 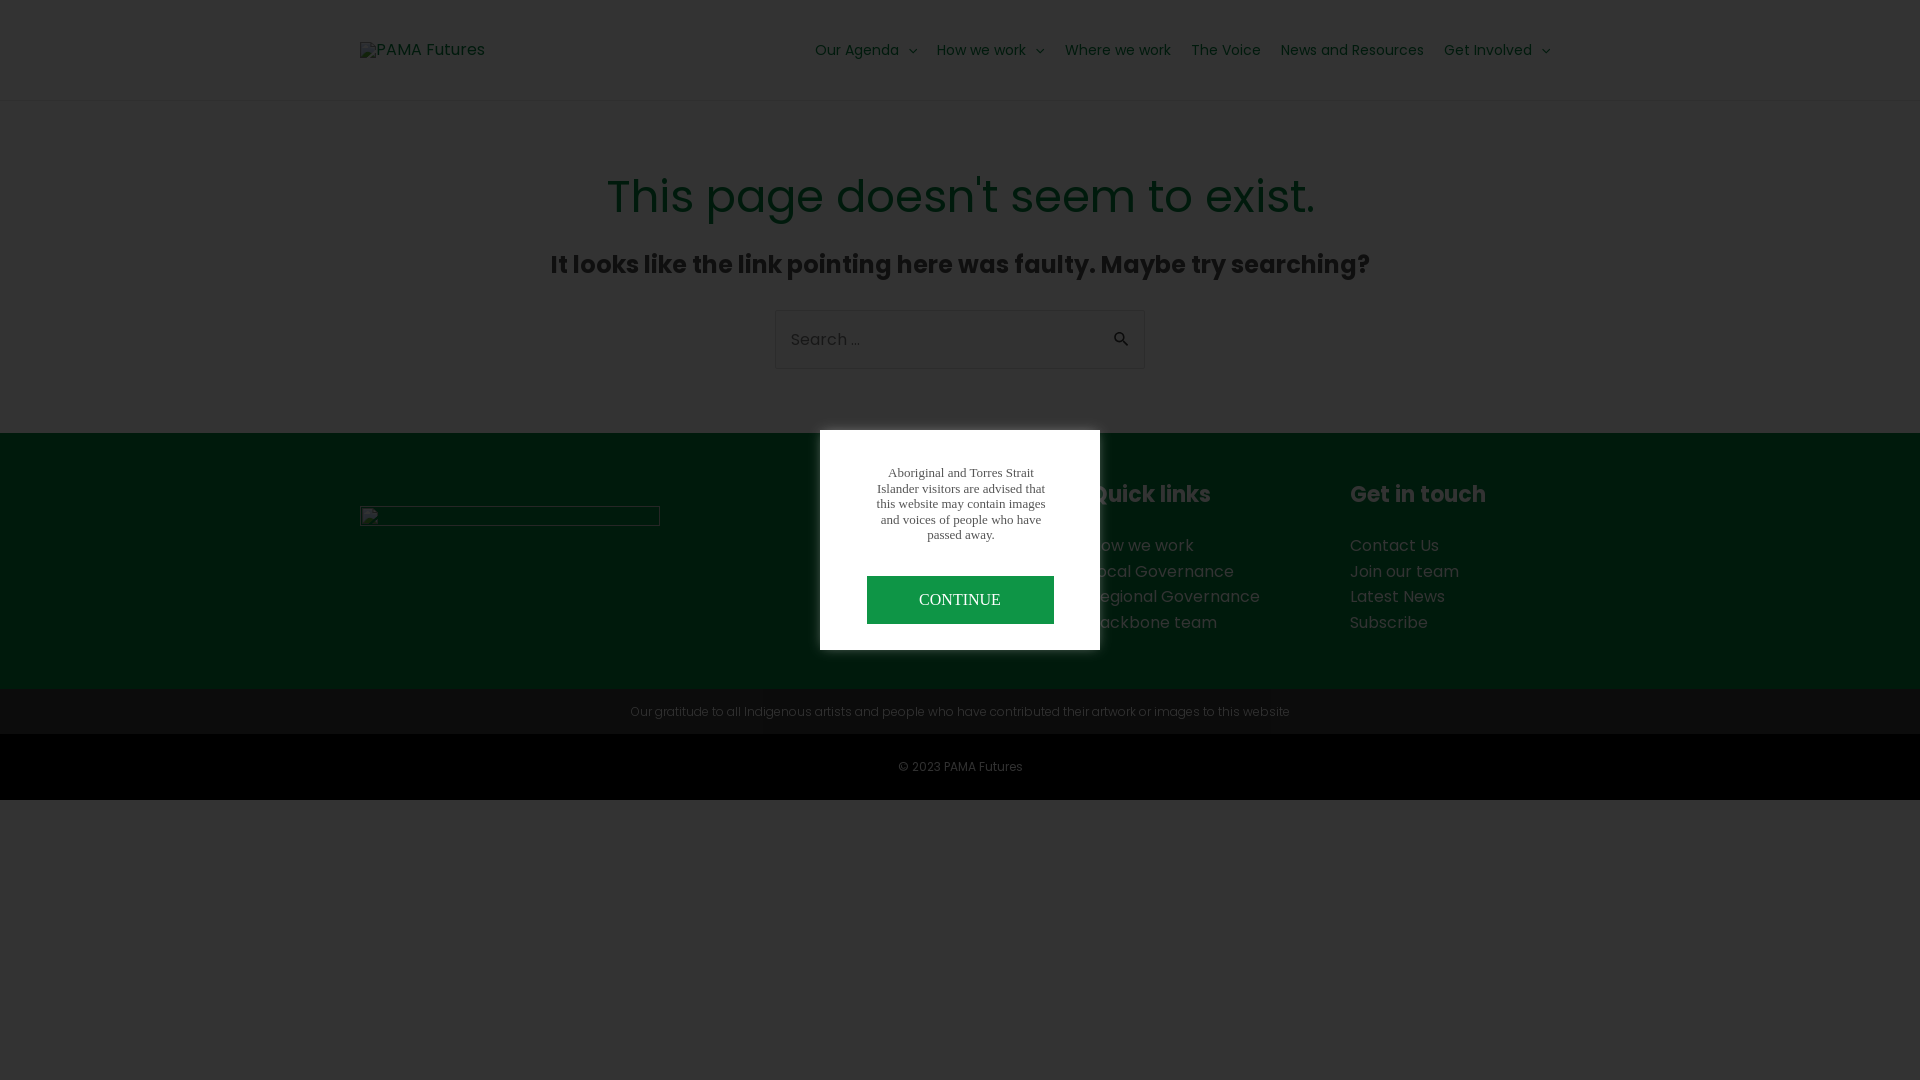 I want to click on 'Search', so click(x=1122, y=330).